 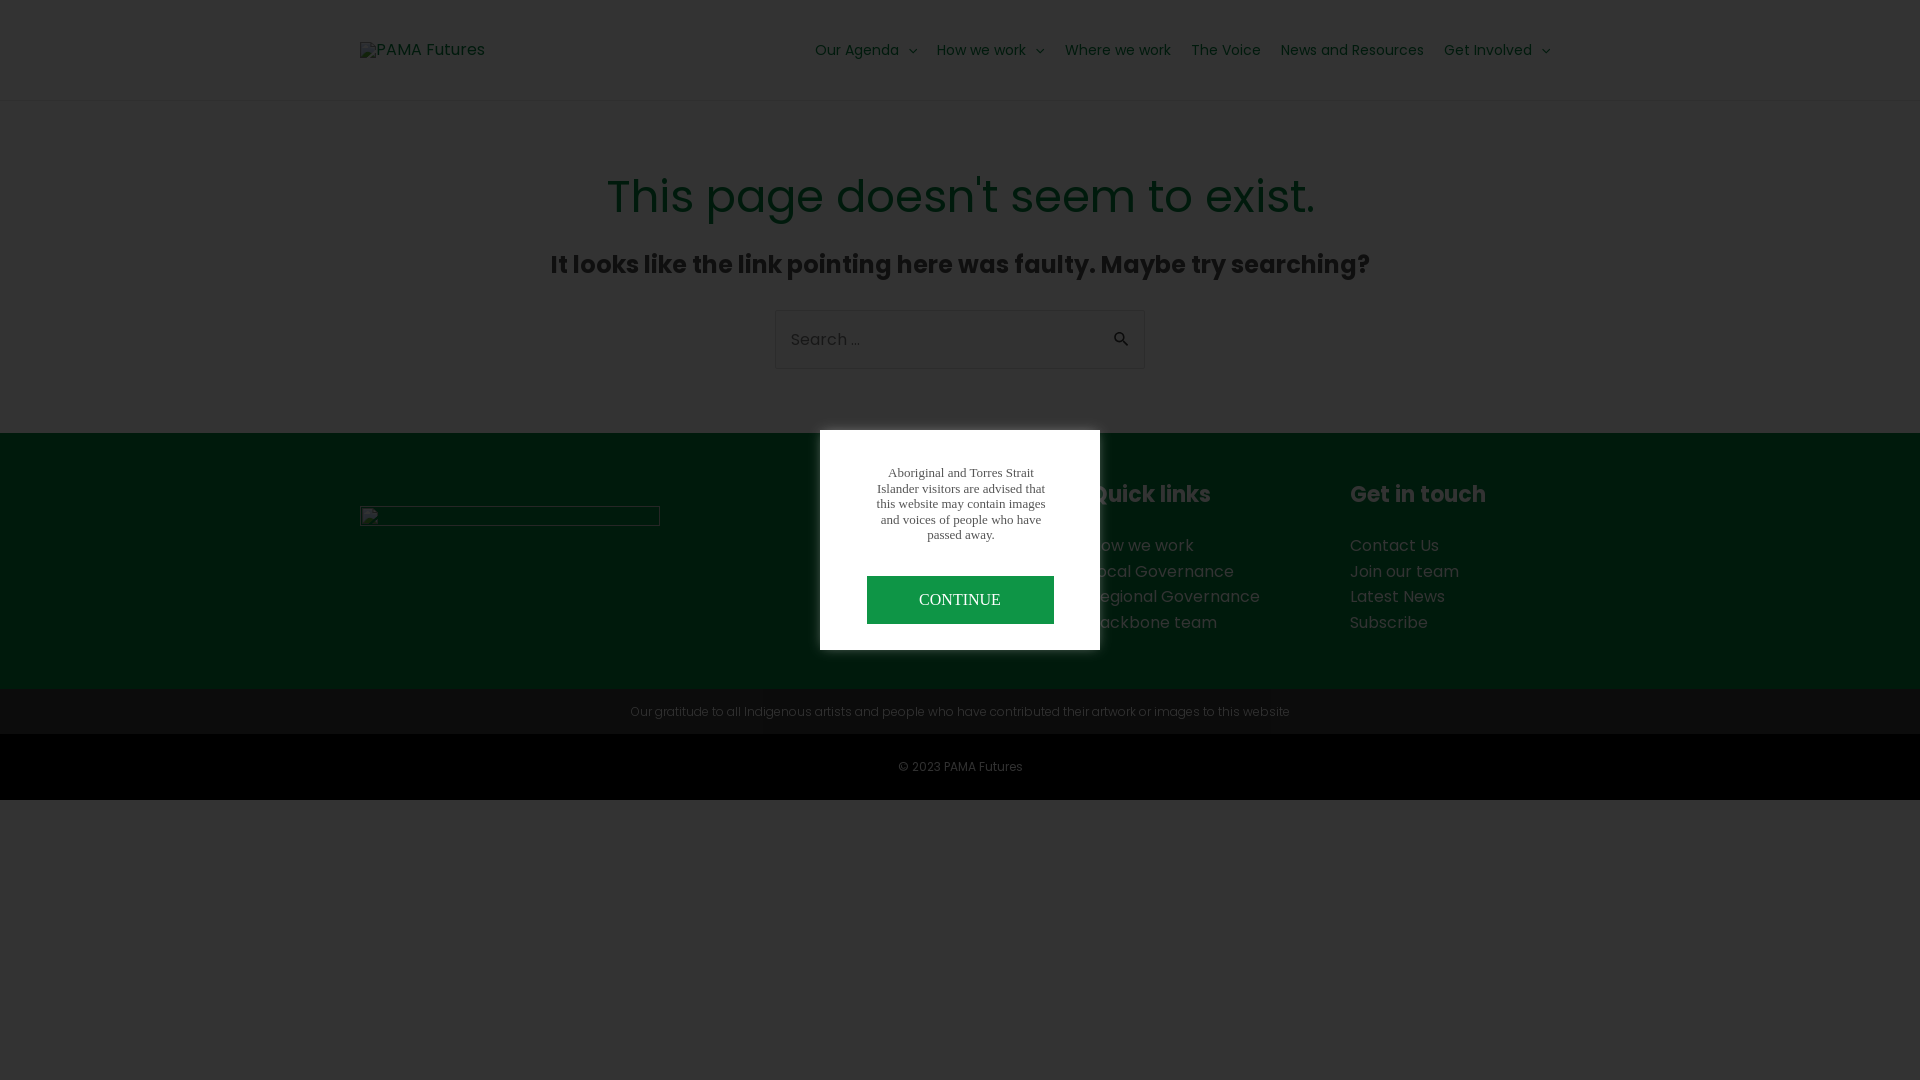 I want to click on 'Search', so click(x=1122, y=330).